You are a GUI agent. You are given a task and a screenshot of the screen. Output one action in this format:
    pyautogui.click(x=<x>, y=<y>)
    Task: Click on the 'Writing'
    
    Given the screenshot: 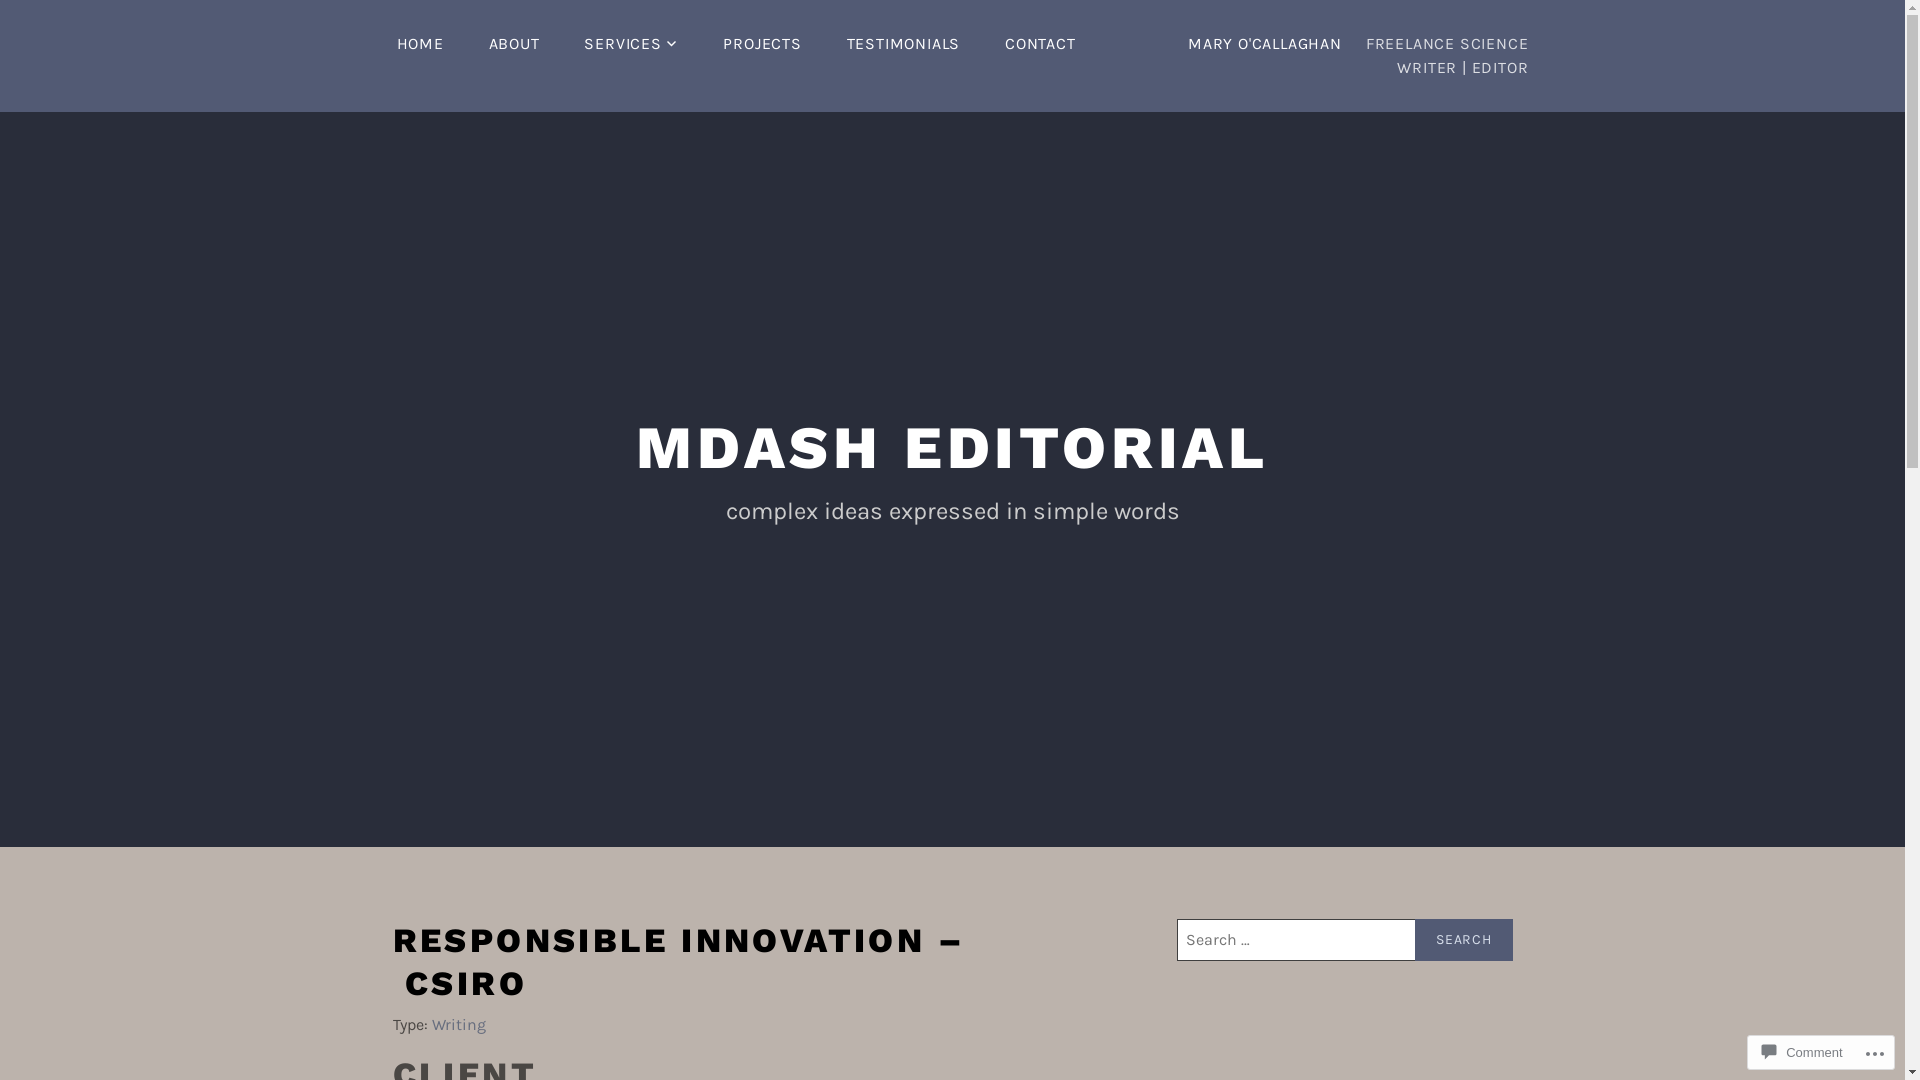 What is the action you would take?
    pyautogui.click(x=458, y=1024)
    